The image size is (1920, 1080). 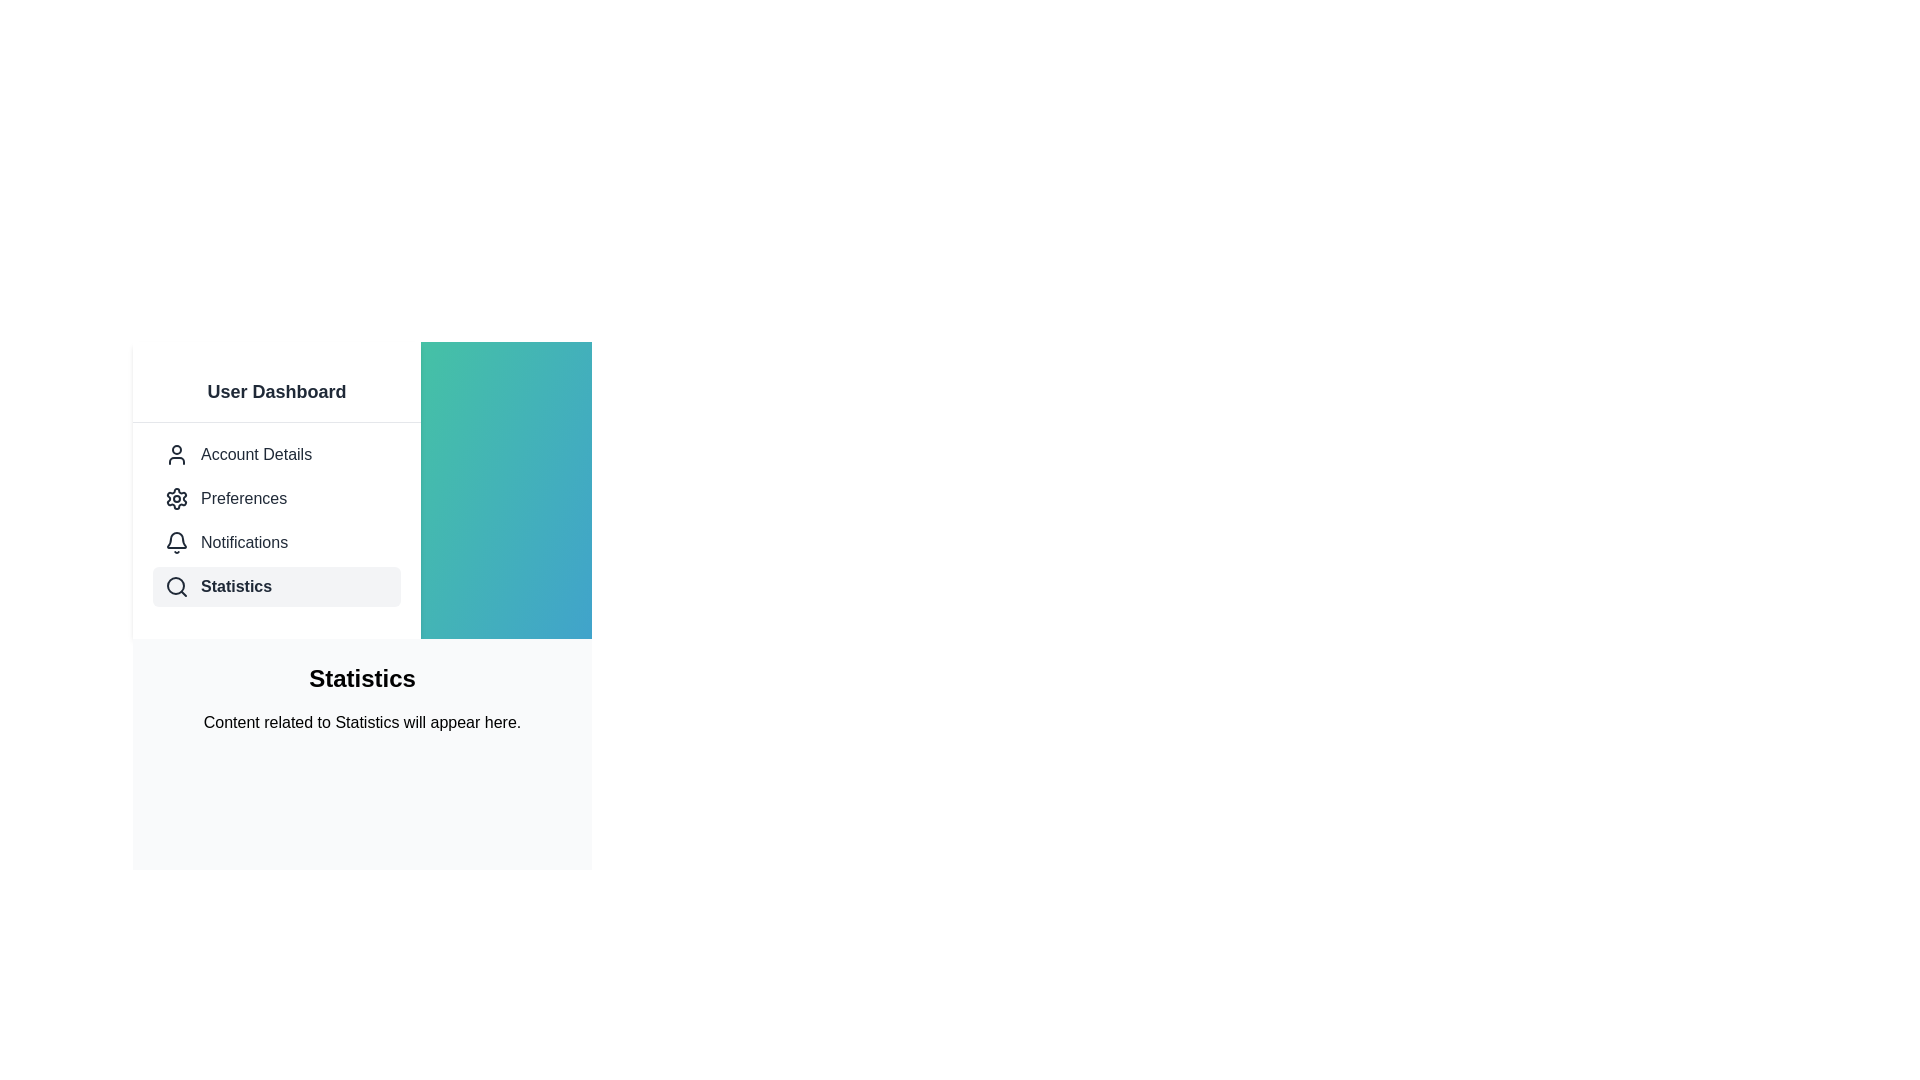 What do you see at coordinates (177, 455) in the screenshot?
I see `the 'Account Details' icon located in the User Dashboard menu on the left side, positioned above the Preferences icon` at bounding box center [177, 455].